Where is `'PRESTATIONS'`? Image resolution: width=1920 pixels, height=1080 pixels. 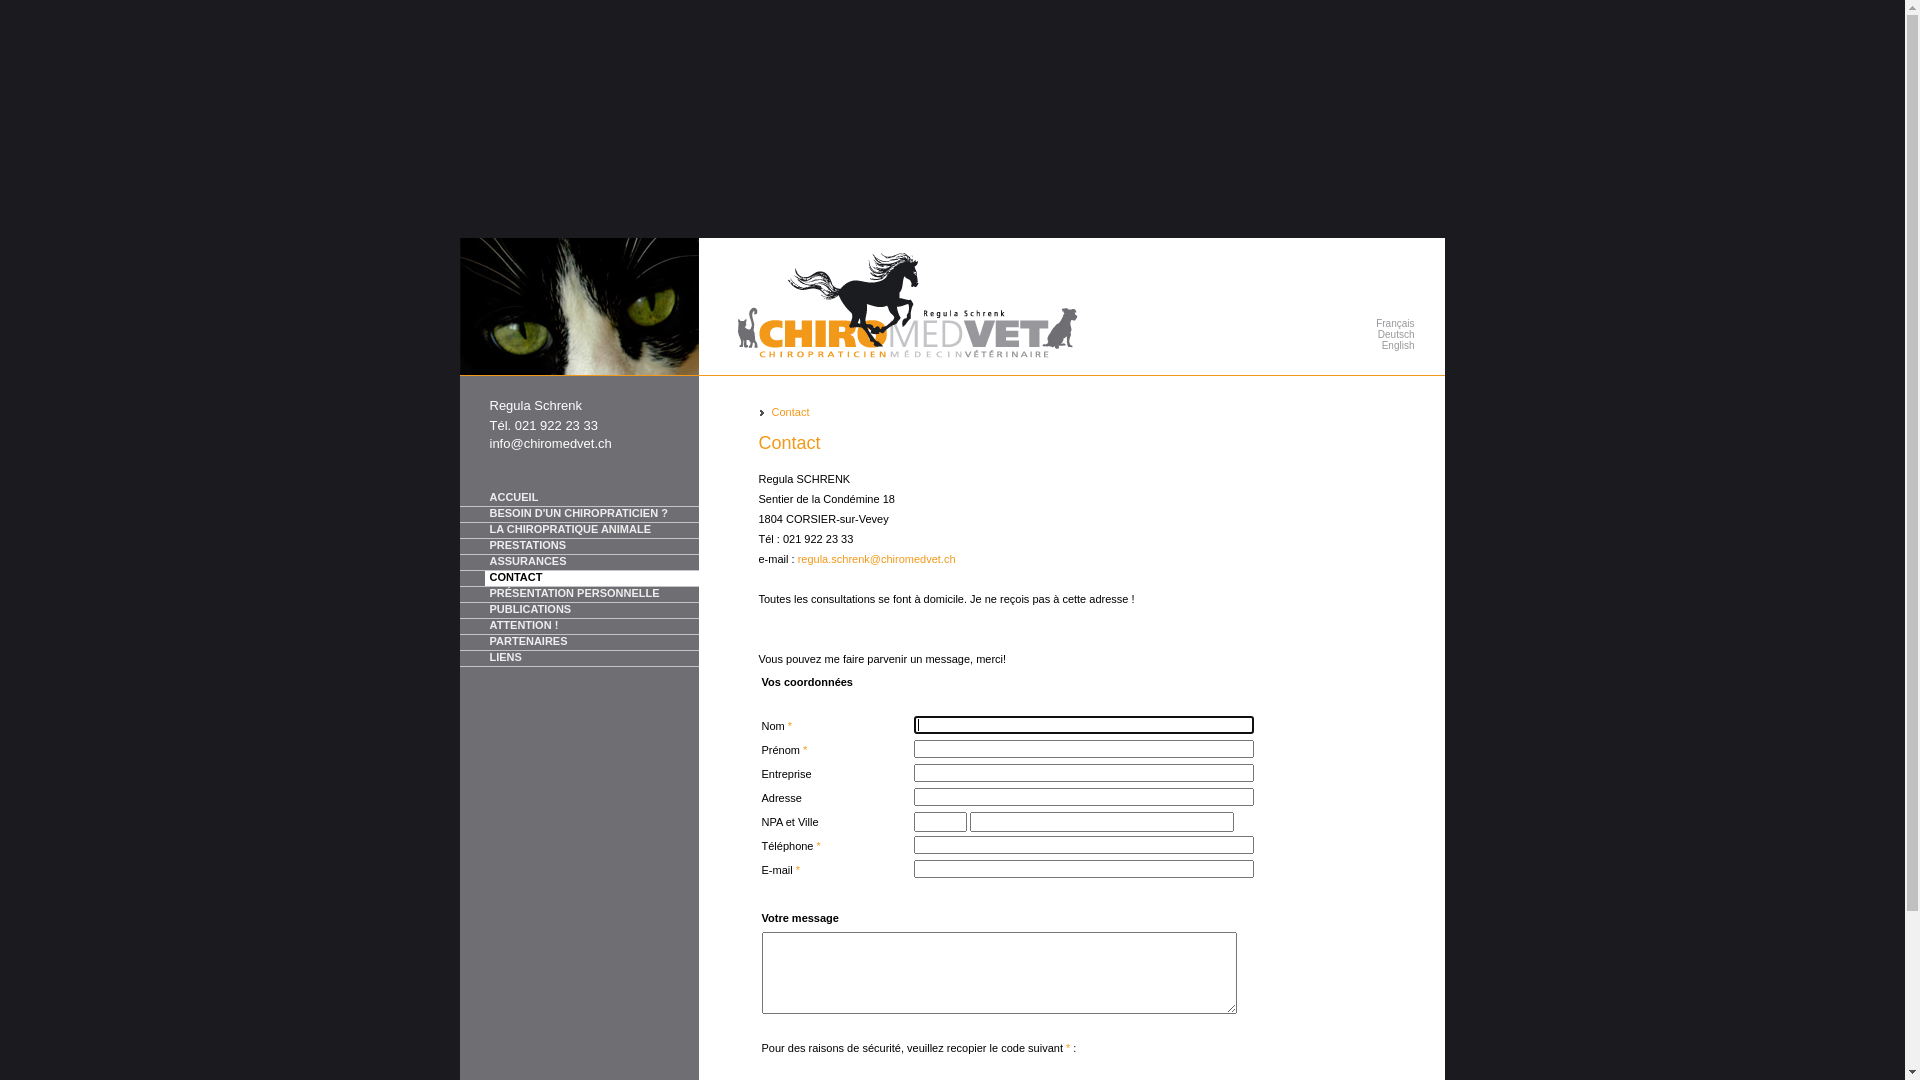
'PRESTATIONS' is located at coordinates (578, 547).